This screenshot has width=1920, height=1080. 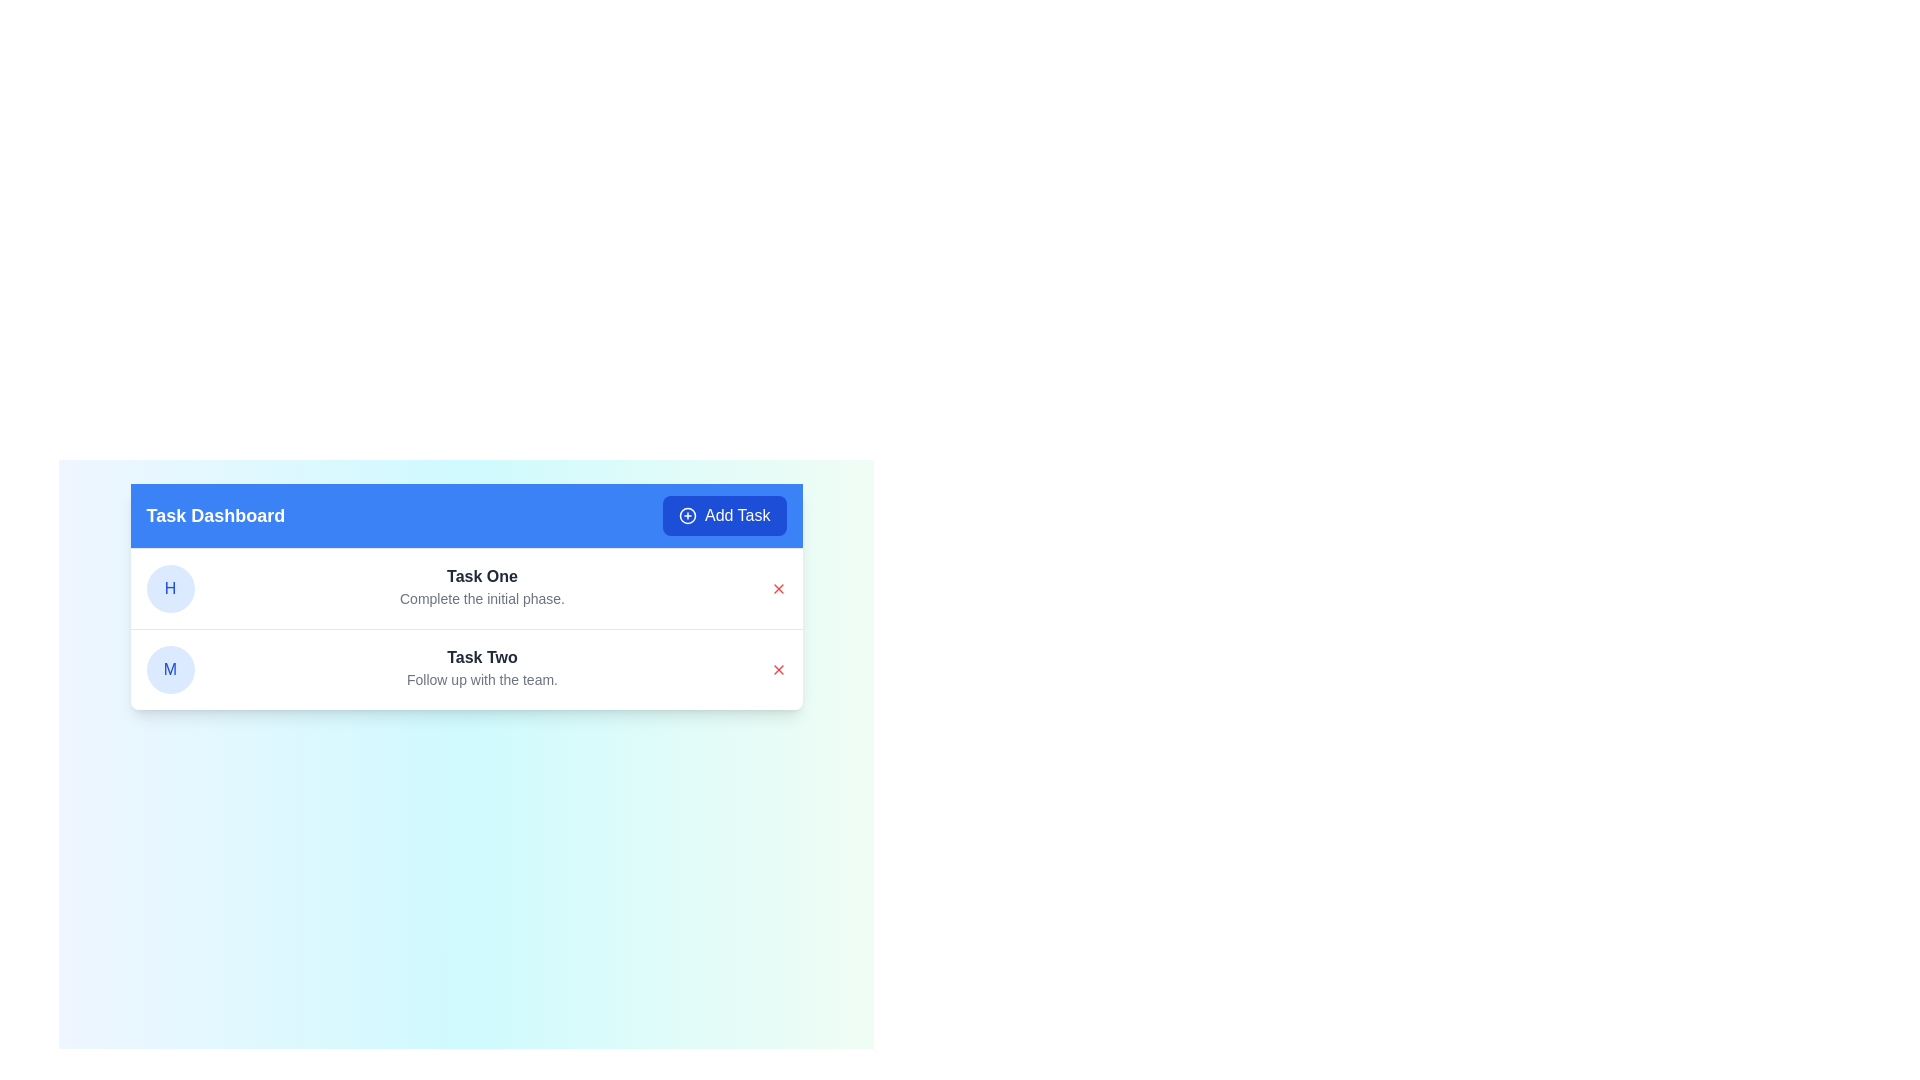 What do you see at coordinates (723, 515) in the screenshot?
I see `the button located in the upper-right corner of the 'Task Dashboard' header` at bounding box center [723, 515].